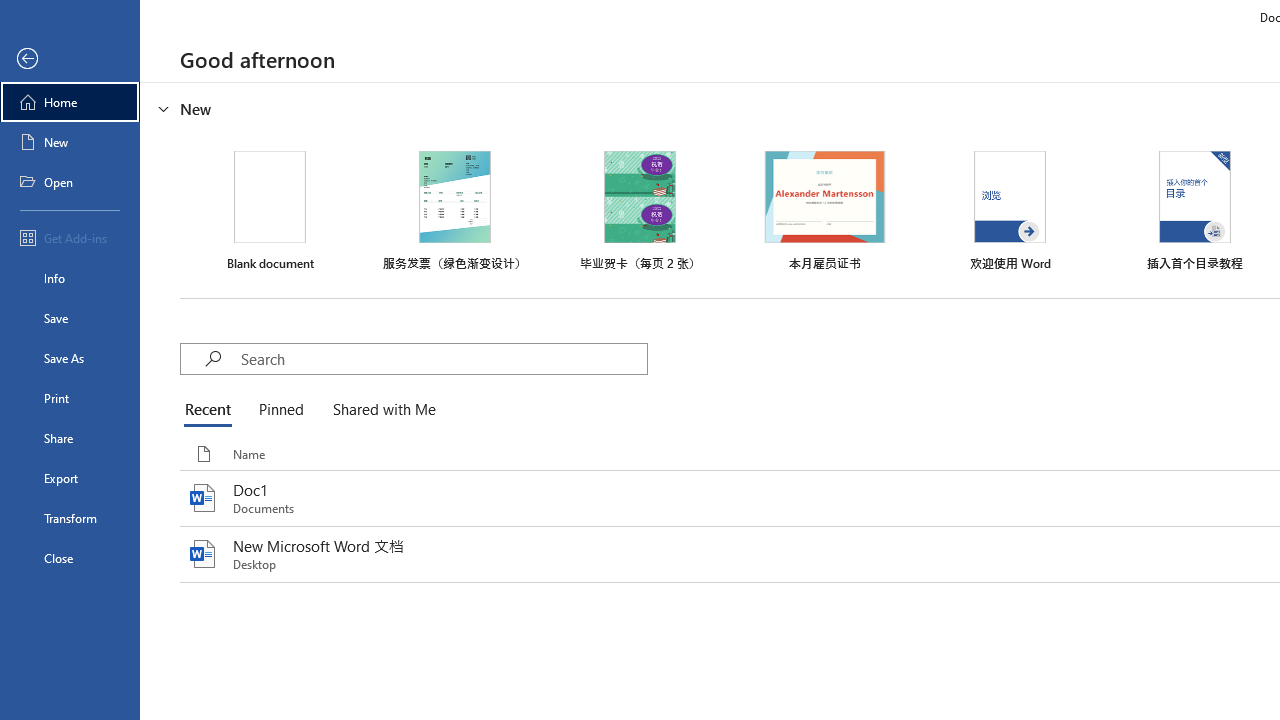 The image size is (1280, 720). Describe the element at coordinates (69, 277) in the screenshot. I see `'Info'` at that location.